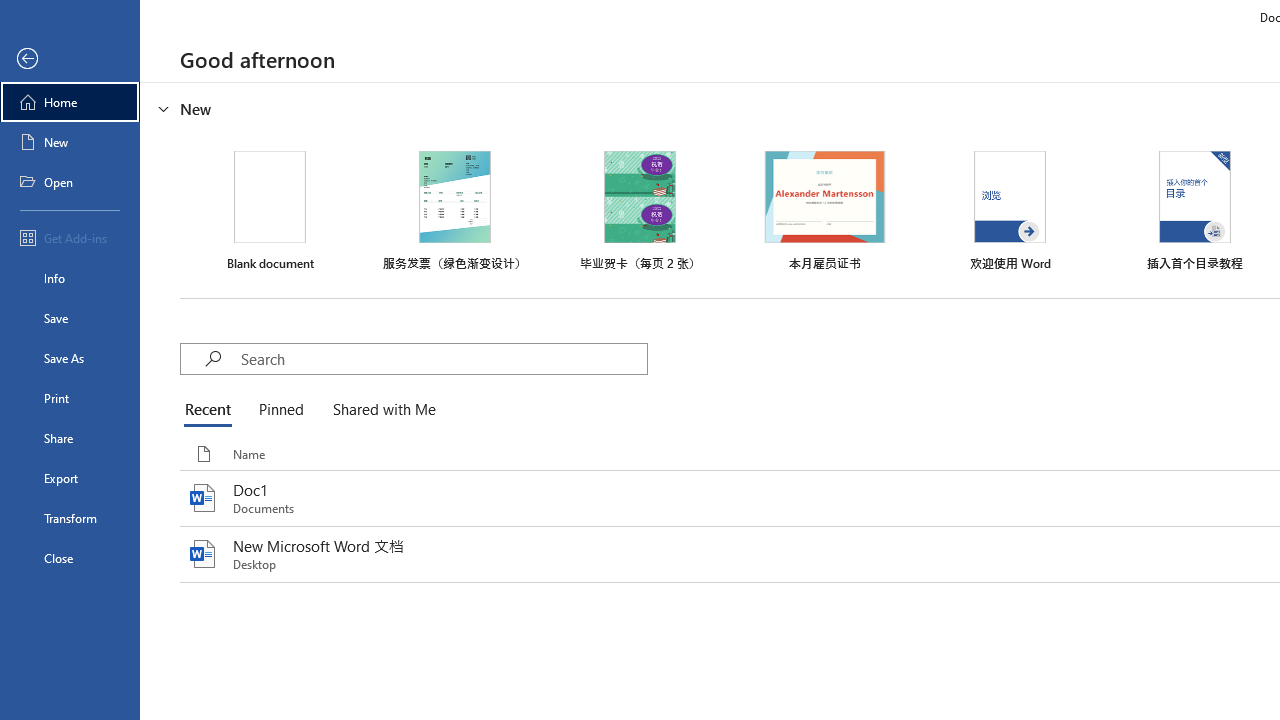 The image size is (1280, 720). Describe the element at coordinates (69, 277) in the screenshot. I see `'Info'` at that location.